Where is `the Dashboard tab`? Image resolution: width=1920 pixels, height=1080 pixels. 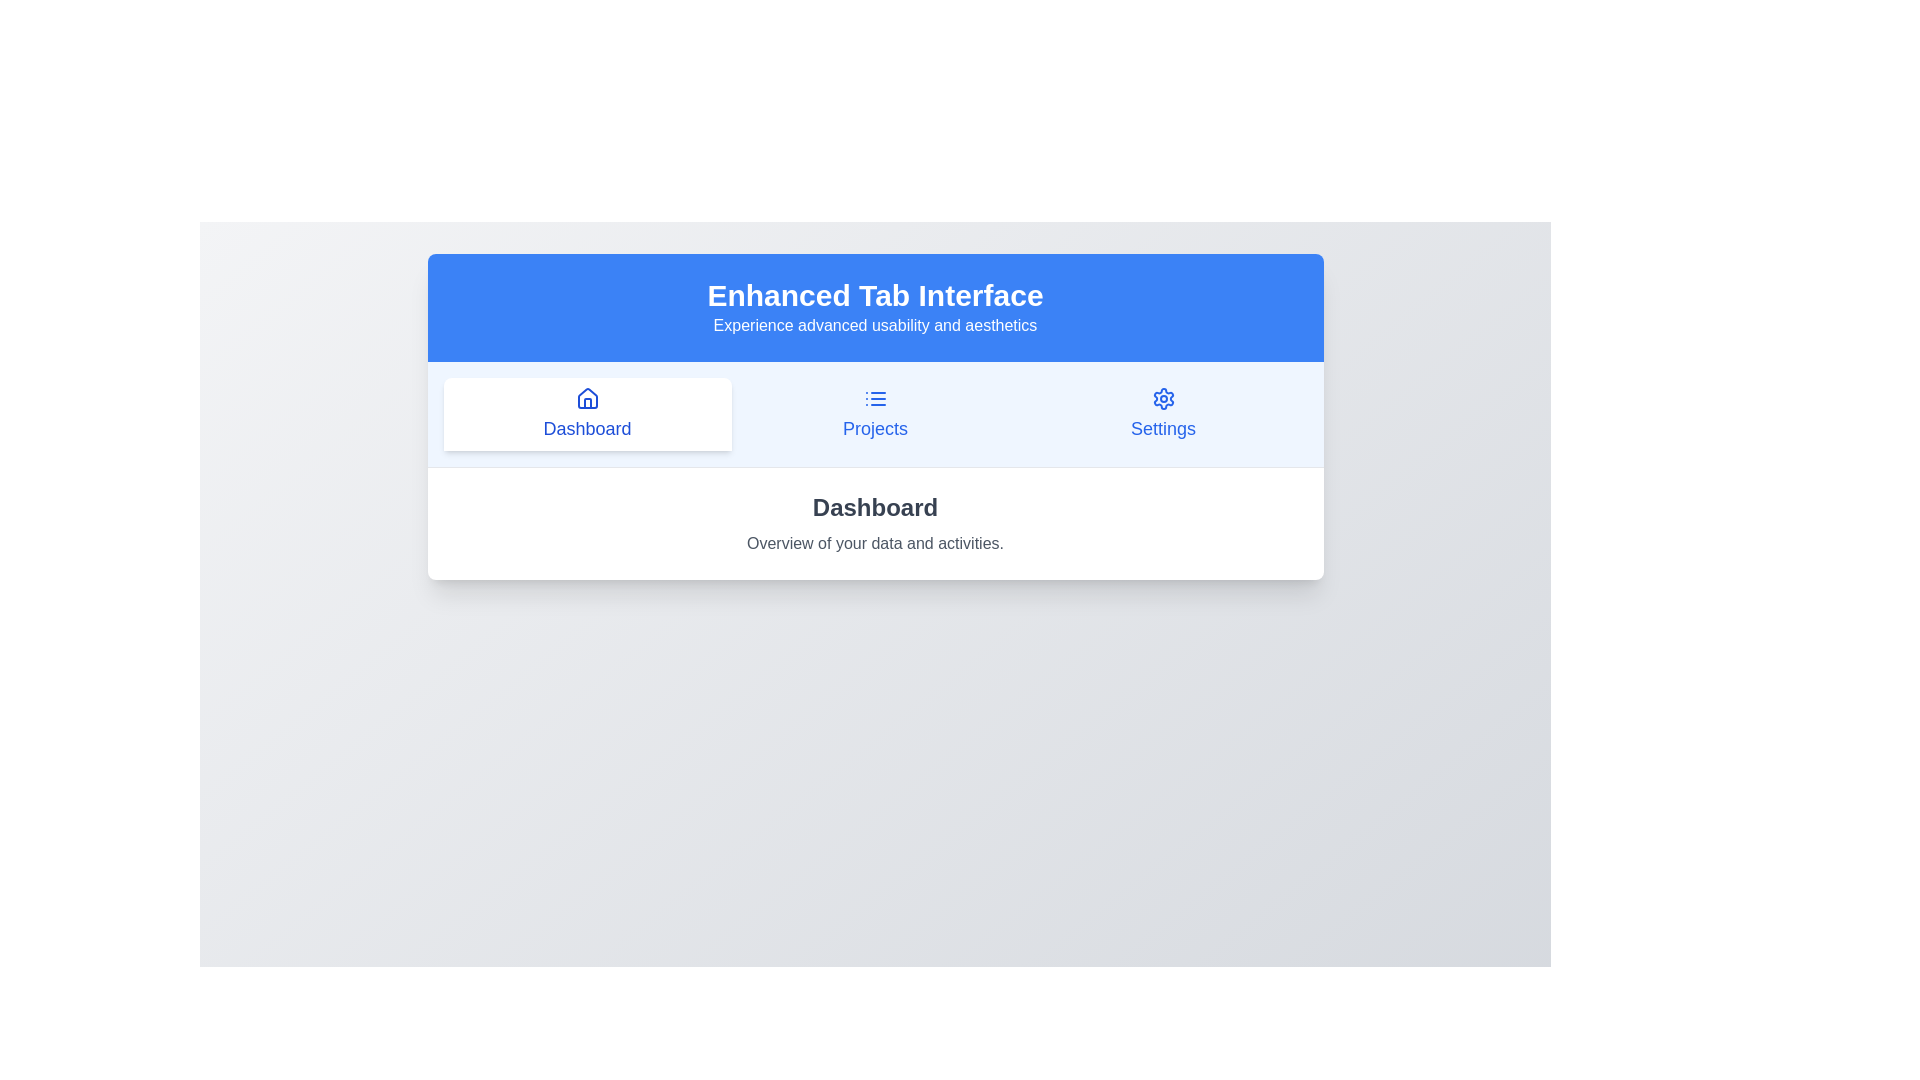 the Dashboard tab is located at coordinates (586, 413).